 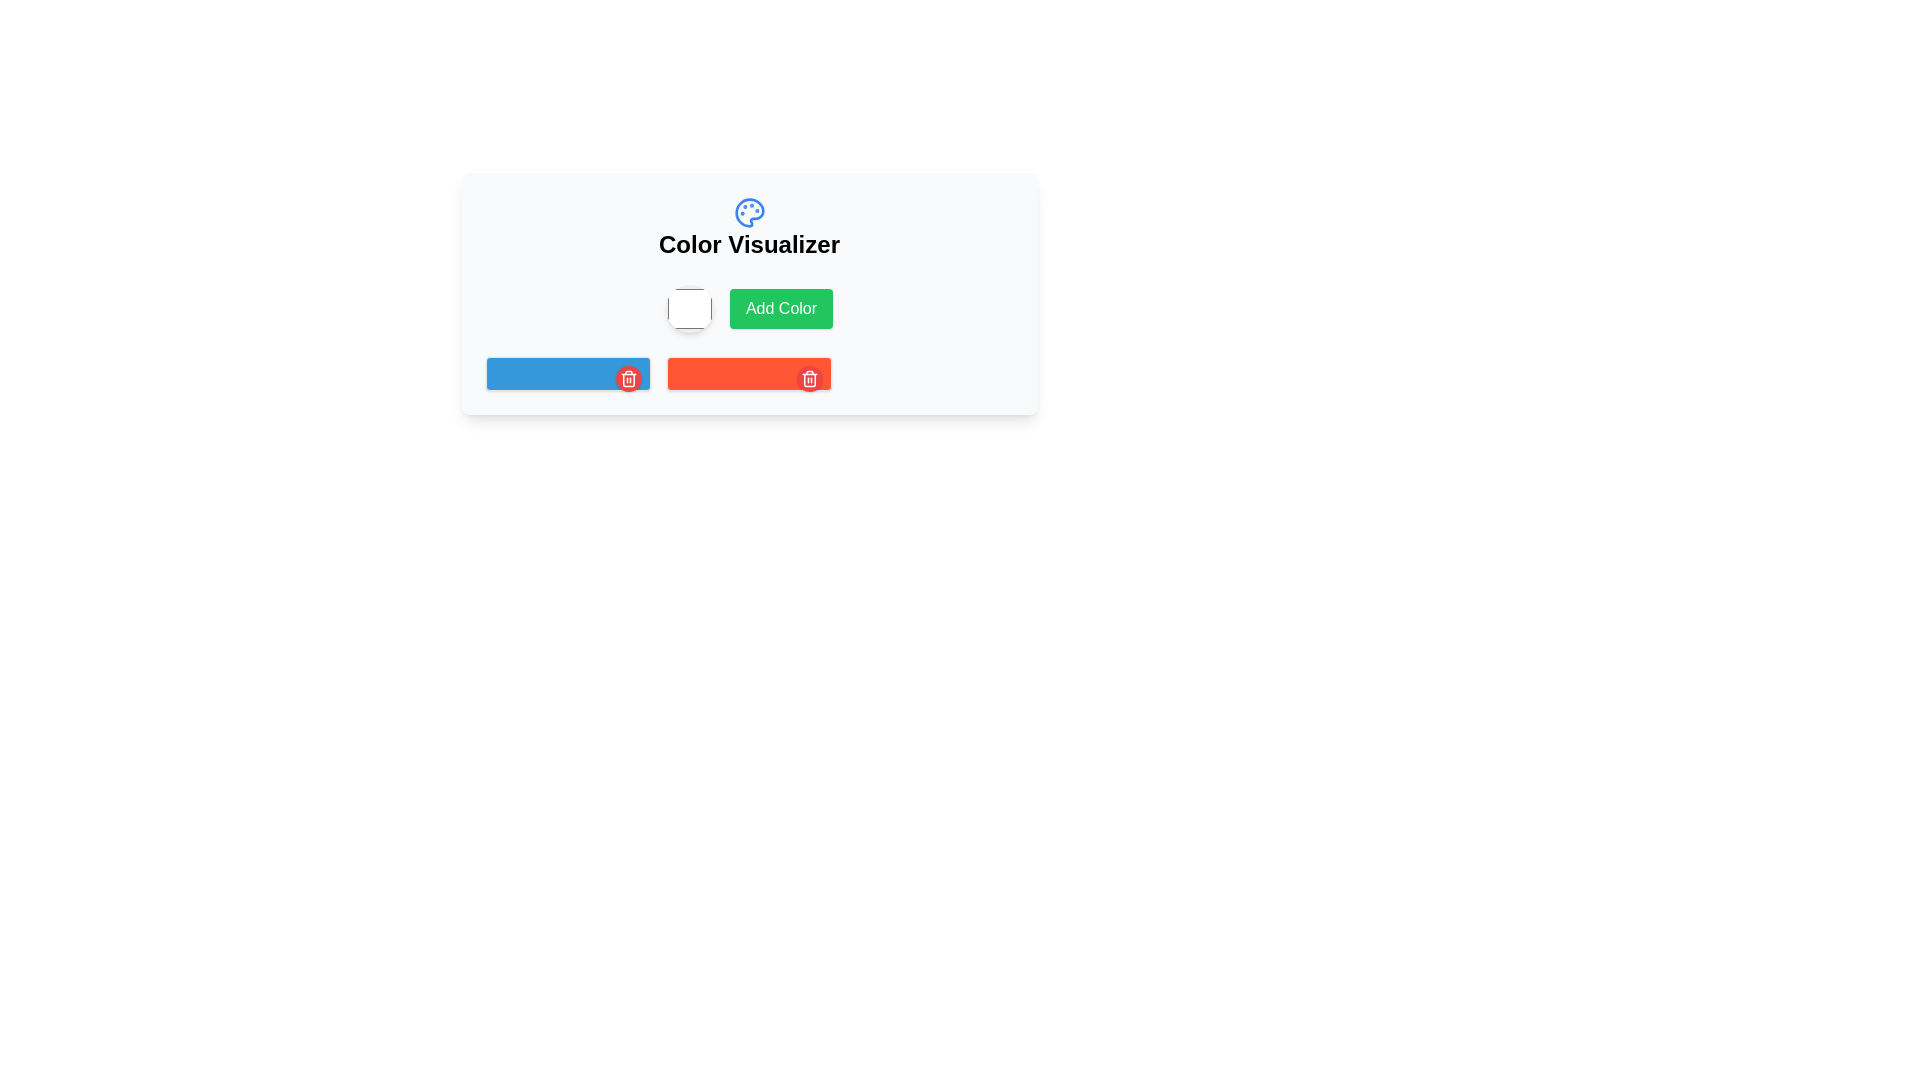 I want to click on the static text label indicating the purpose of the Color Visualizer panel, which is centrally aligned and located below a decorative palette icon, so click(x=748, y=244).